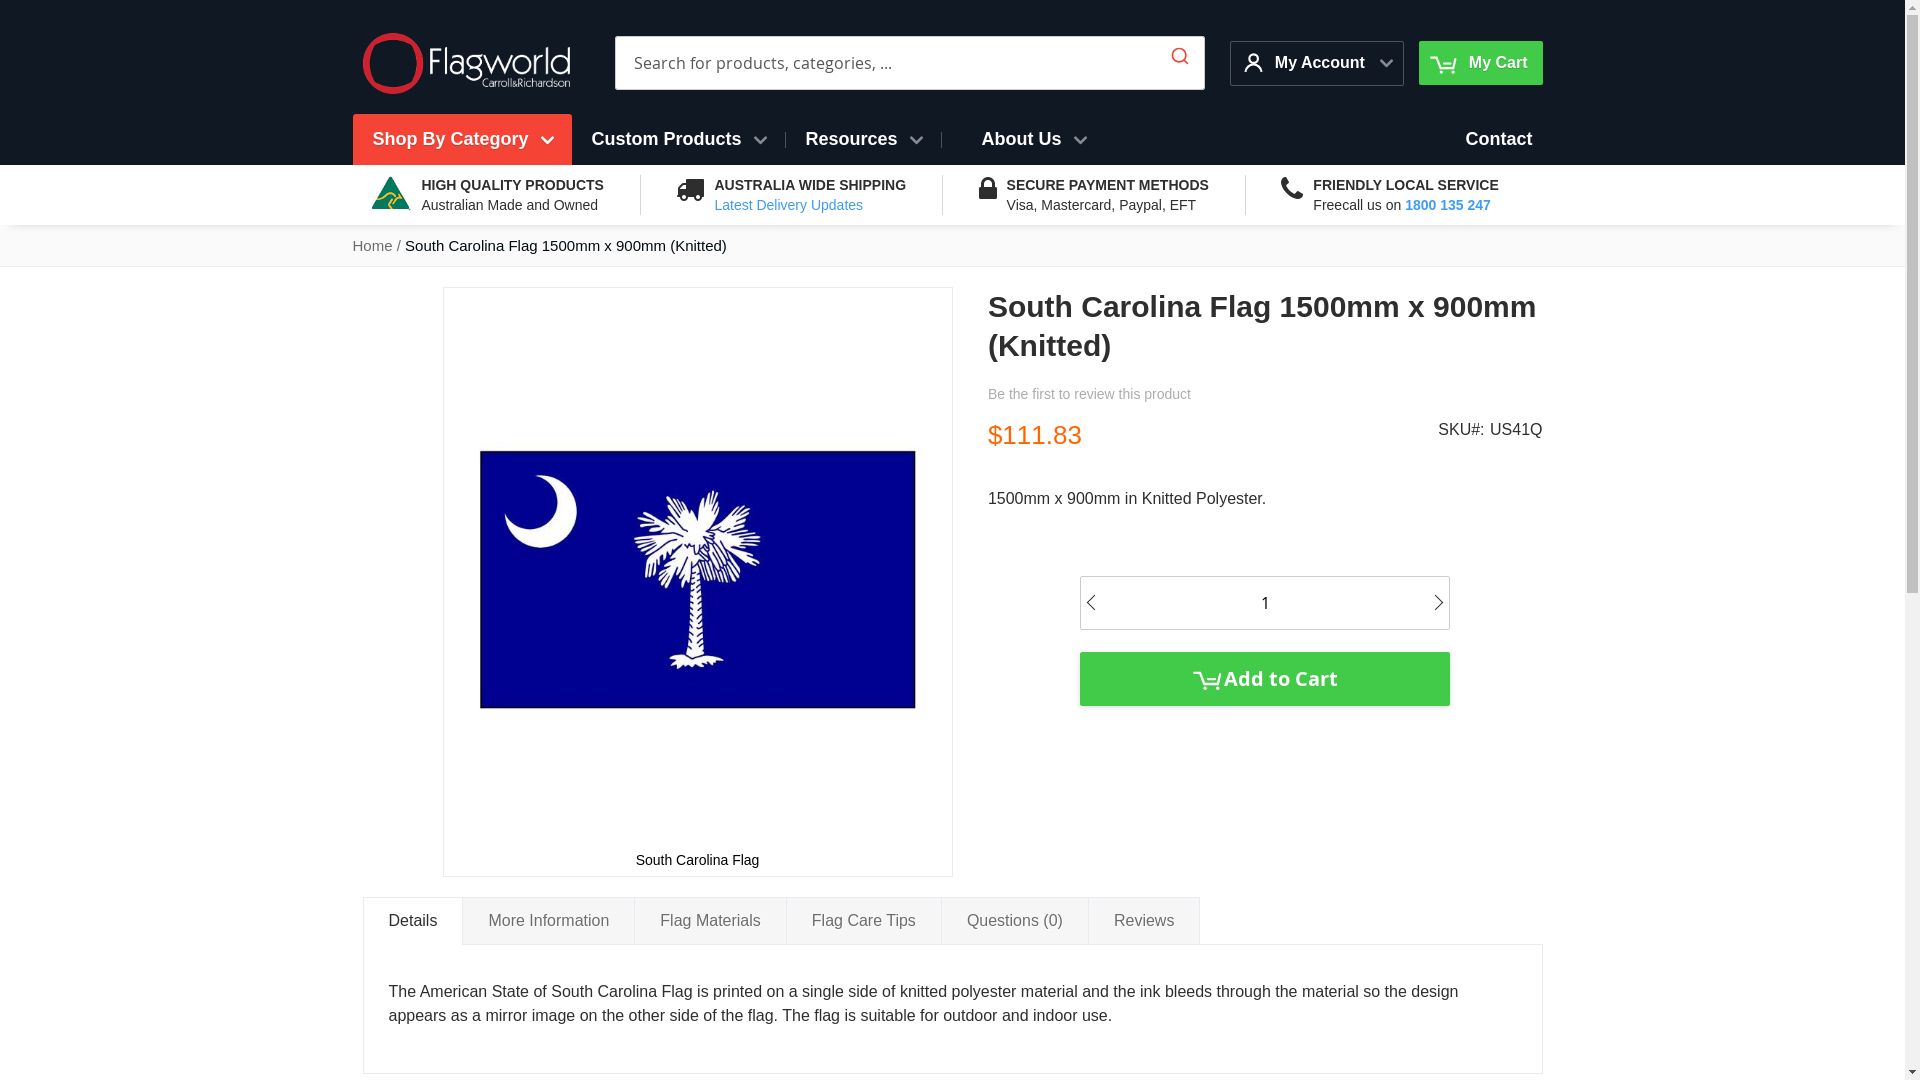 Image resolution: width=1920 pixels, height=1080 pixels. Describe the element at coordinates (710, 920) in the screenshot. I see `'Flag Materials'` at that location.